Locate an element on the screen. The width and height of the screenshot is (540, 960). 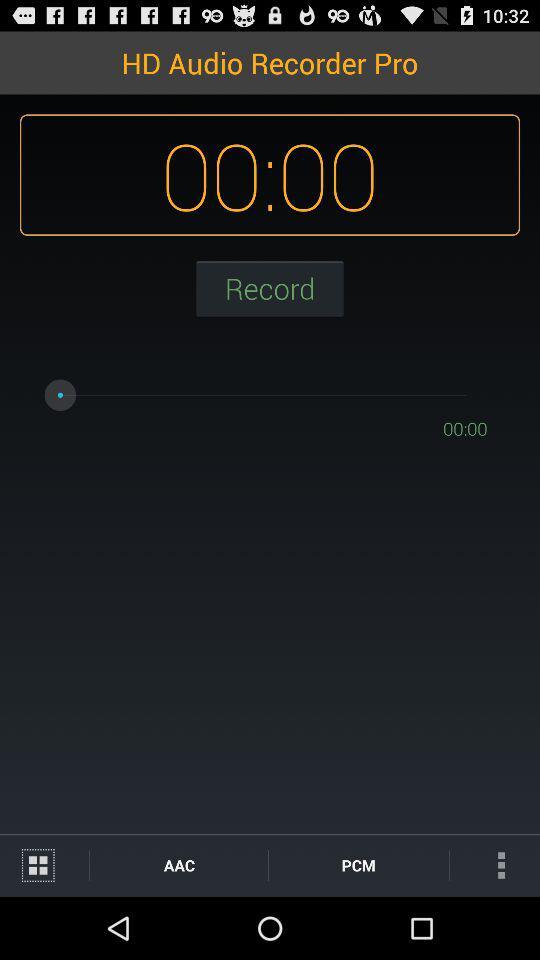
item next to pcm item is located at coordinates (493, 864).